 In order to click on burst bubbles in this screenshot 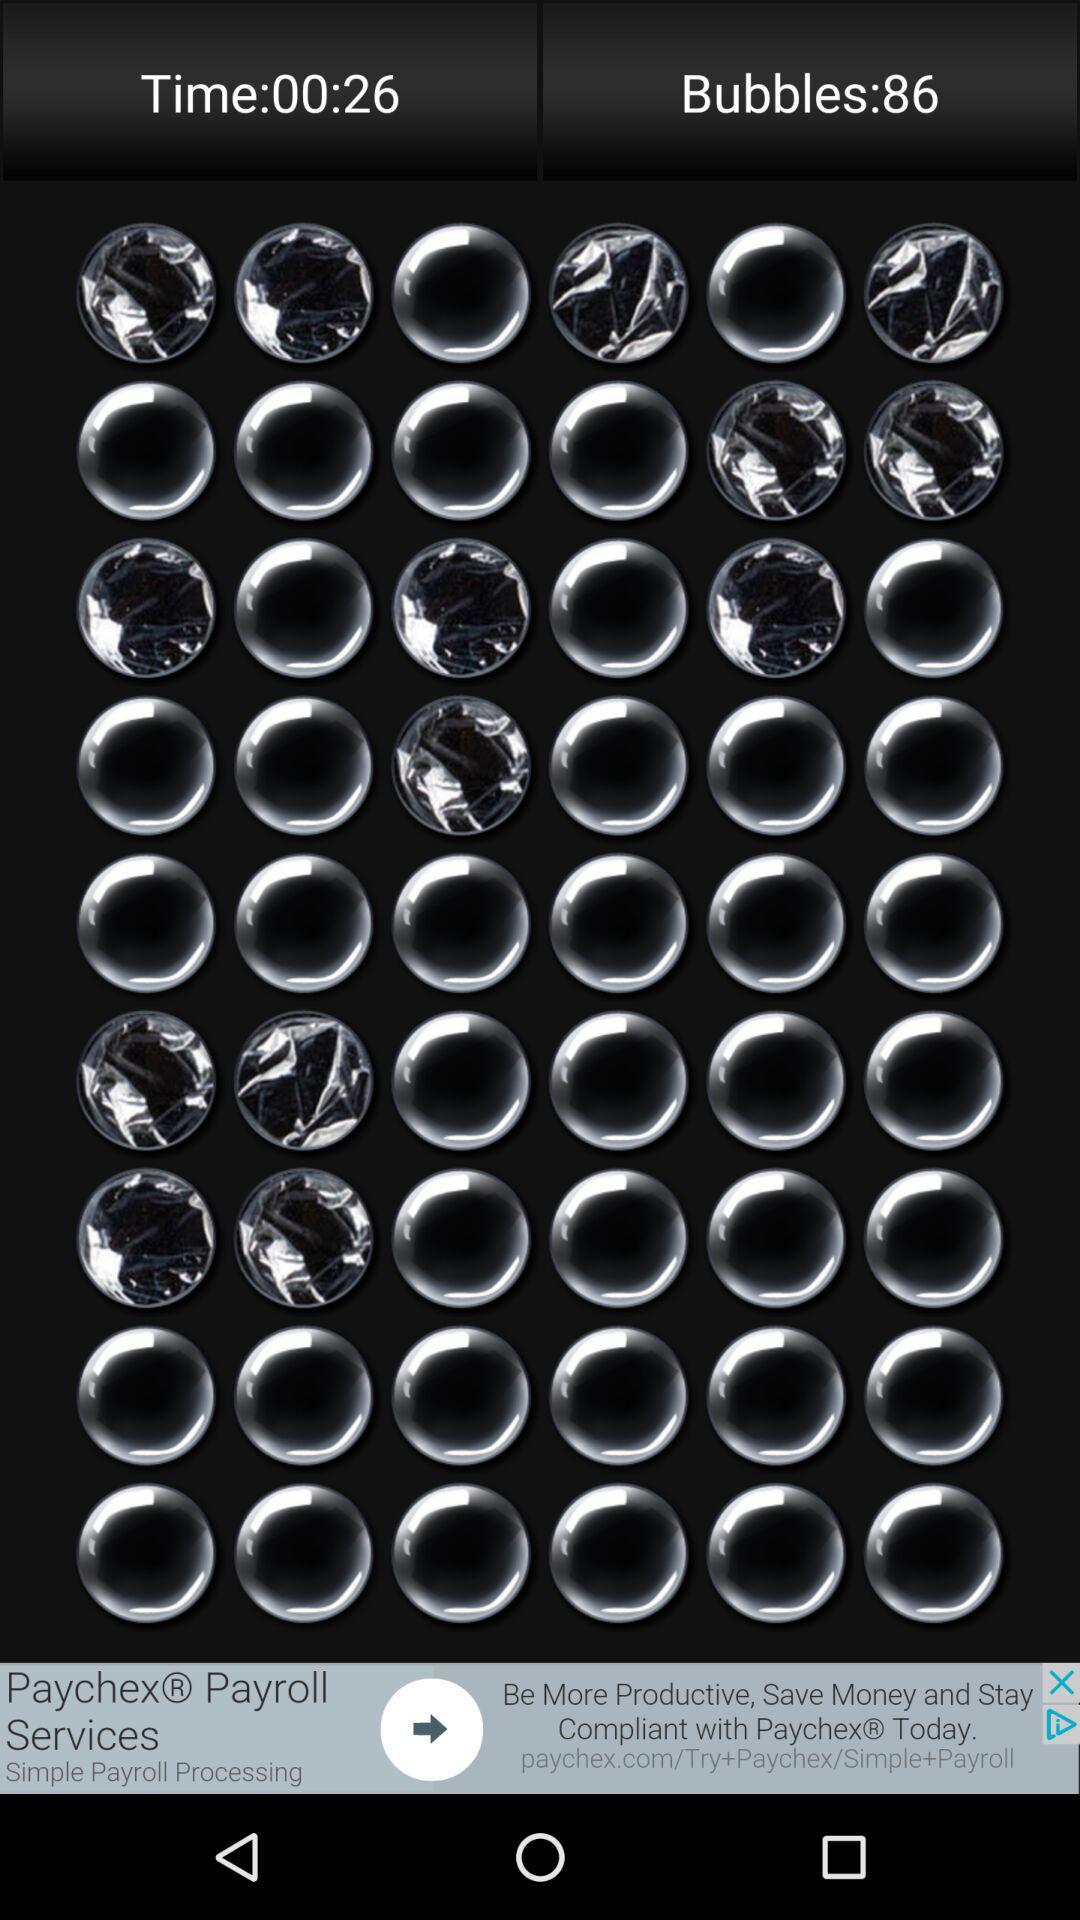, I will do `click(617, 922)`.